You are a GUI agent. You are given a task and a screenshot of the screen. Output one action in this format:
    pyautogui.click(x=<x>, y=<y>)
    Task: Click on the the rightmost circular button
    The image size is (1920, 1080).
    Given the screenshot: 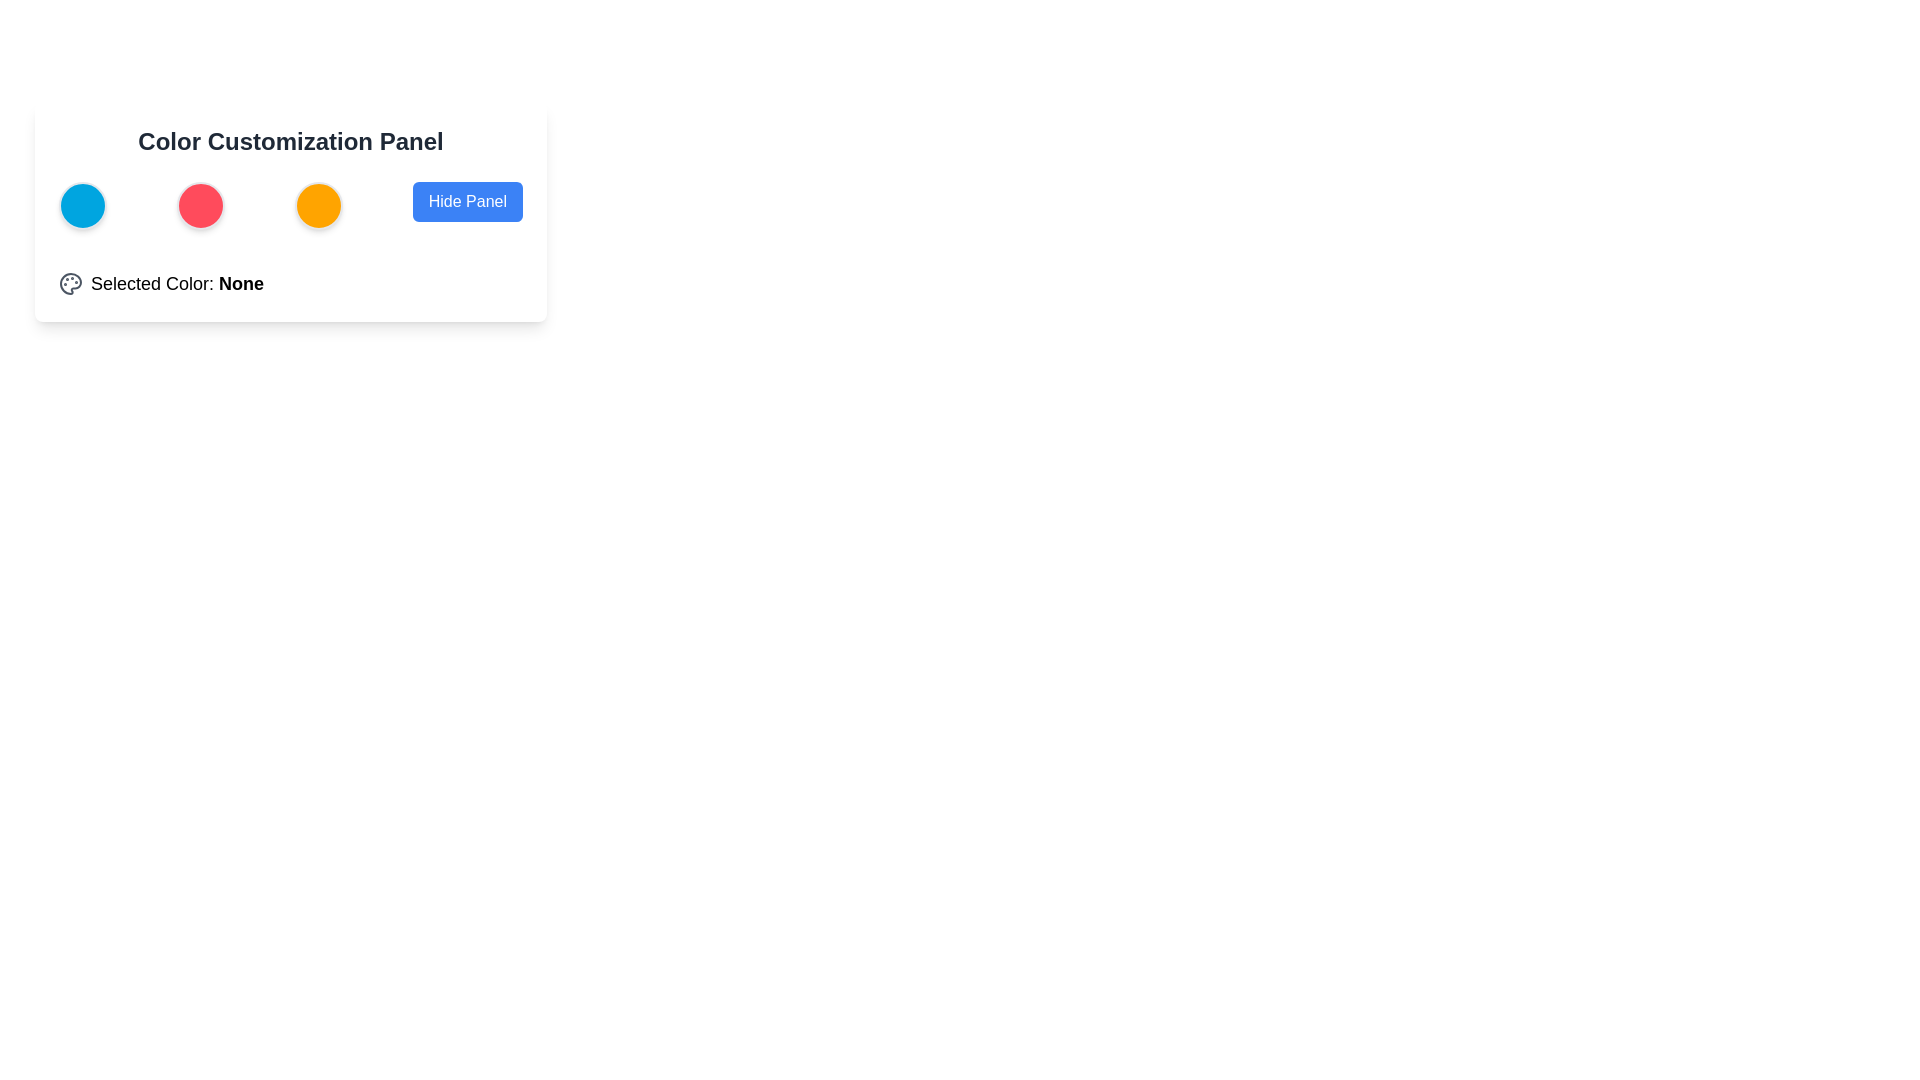 What is the action you would take?
    pyautogui.click(x=317, y=205)
    